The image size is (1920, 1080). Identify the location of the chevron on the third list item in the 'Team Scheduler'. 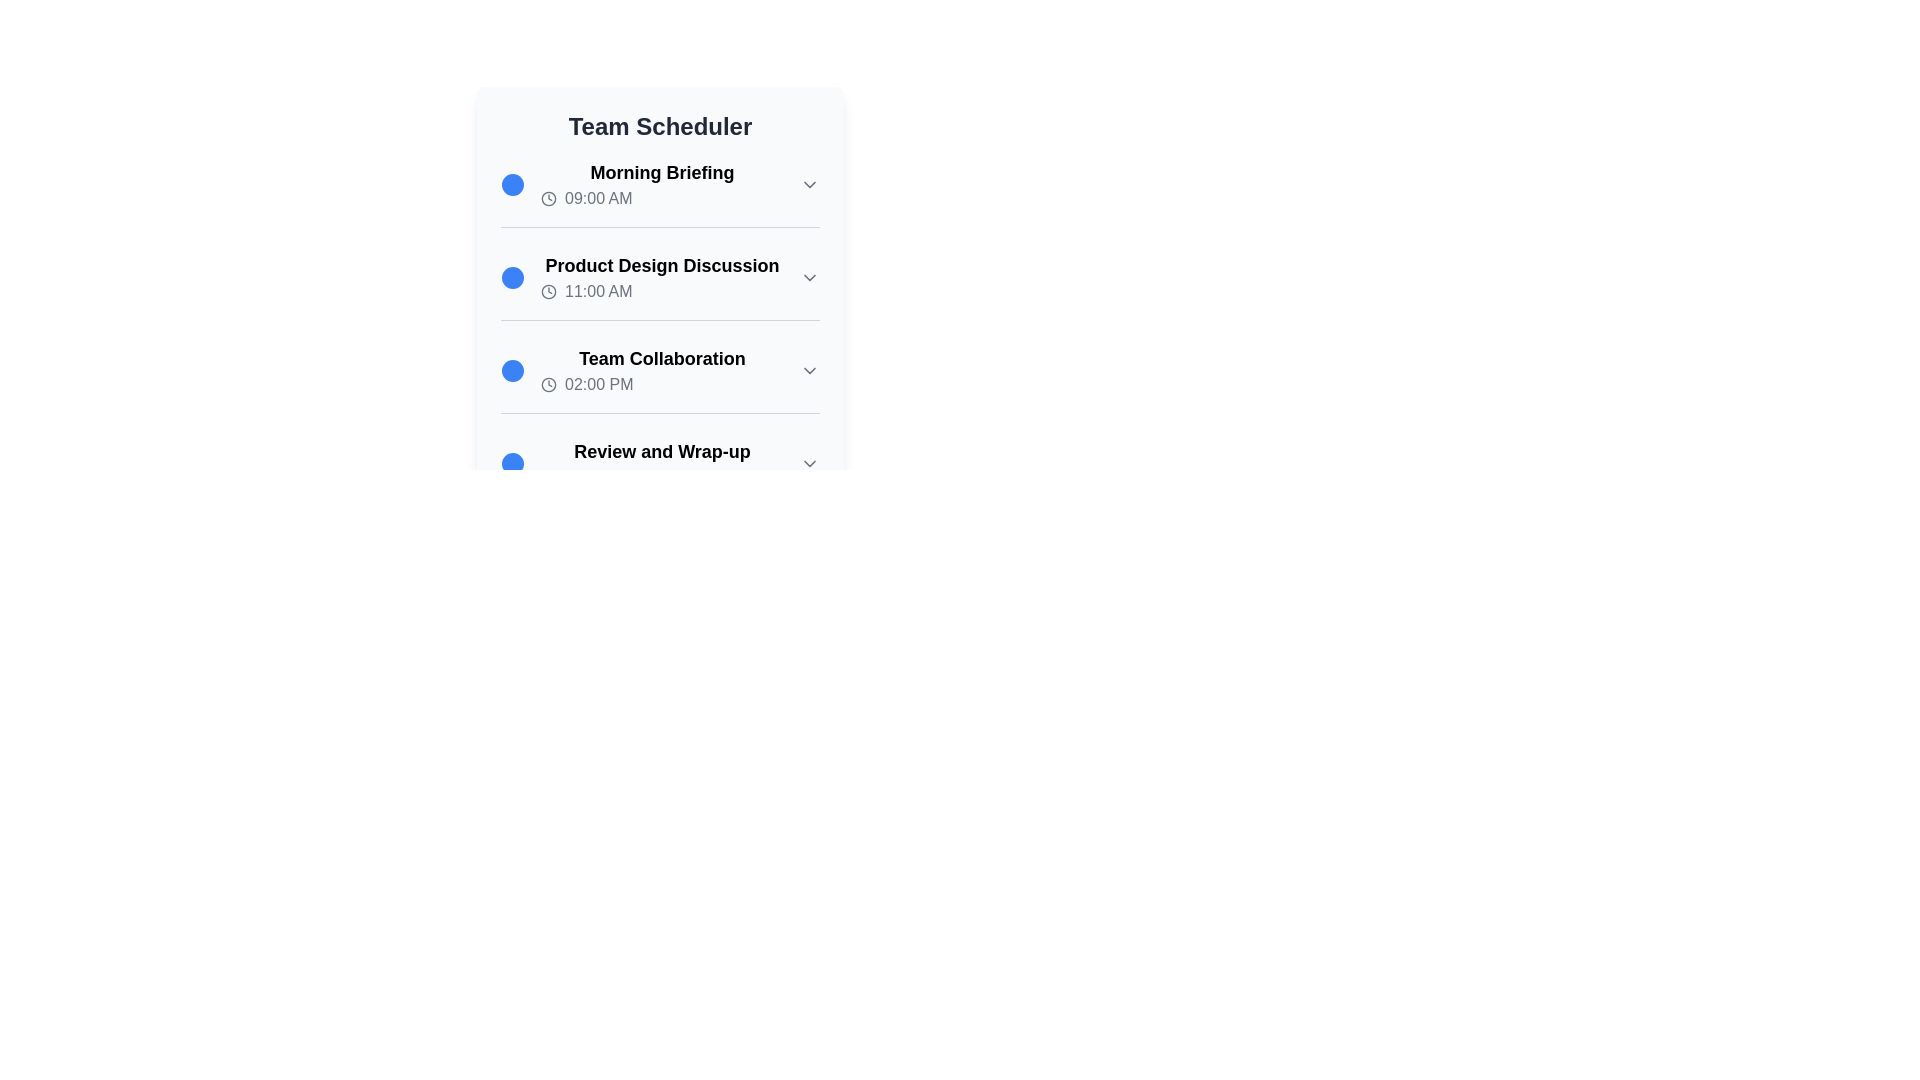
(660, 370).